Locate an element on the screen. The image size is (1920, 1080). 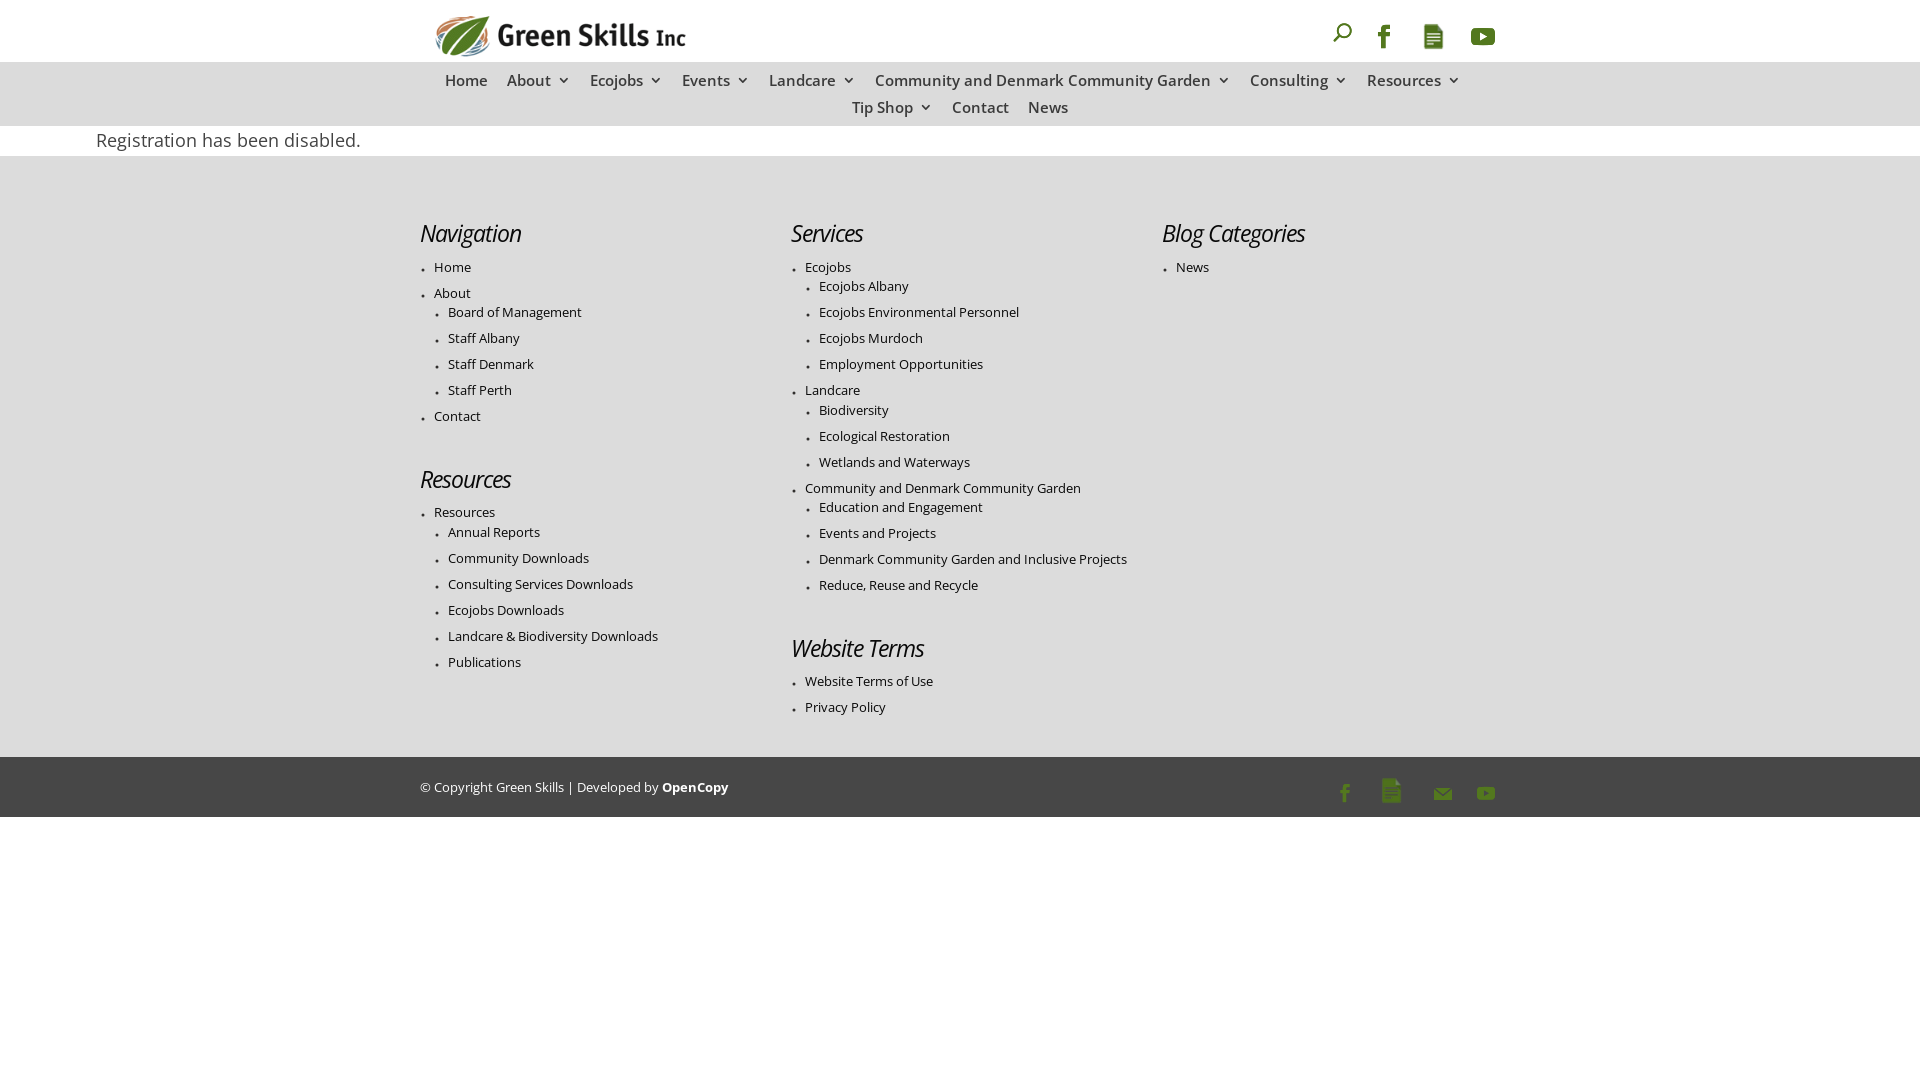
'Ecojobs Downloads' is located at coordinates (505, 608).